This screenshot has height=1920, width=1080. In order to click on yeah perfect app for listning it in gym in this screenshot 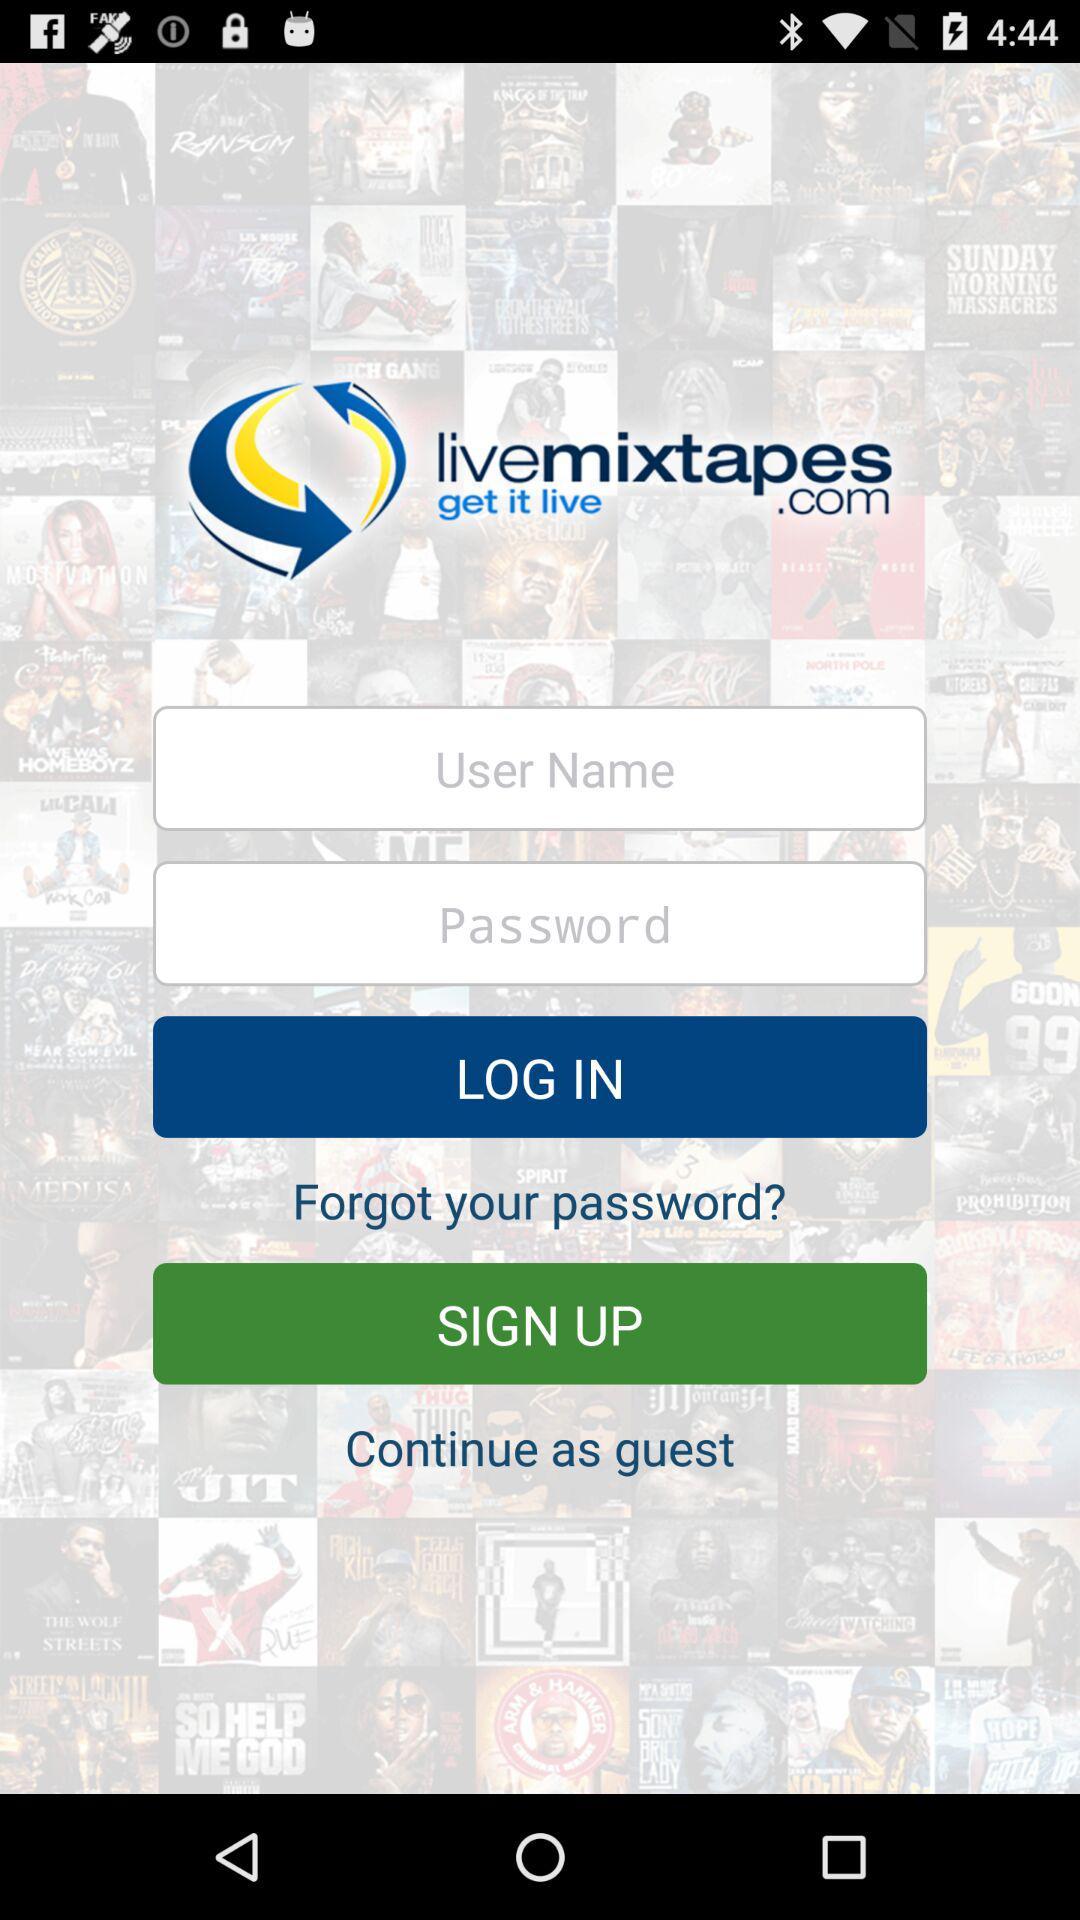, I will do `click(540, 922)`.